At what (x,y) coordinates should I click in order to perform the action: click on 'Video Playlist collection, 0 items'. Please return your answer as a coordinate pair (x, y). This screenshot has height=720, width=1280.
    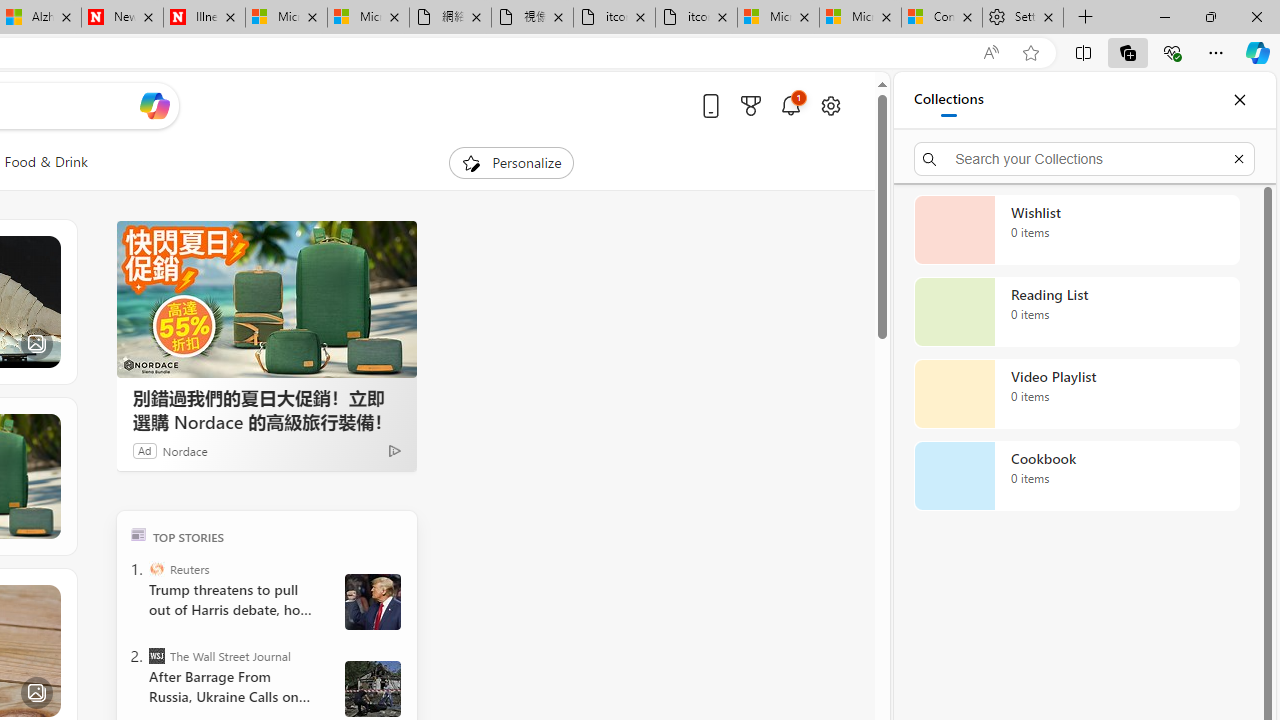
    Looking at the image, I should click on (1076, 394).